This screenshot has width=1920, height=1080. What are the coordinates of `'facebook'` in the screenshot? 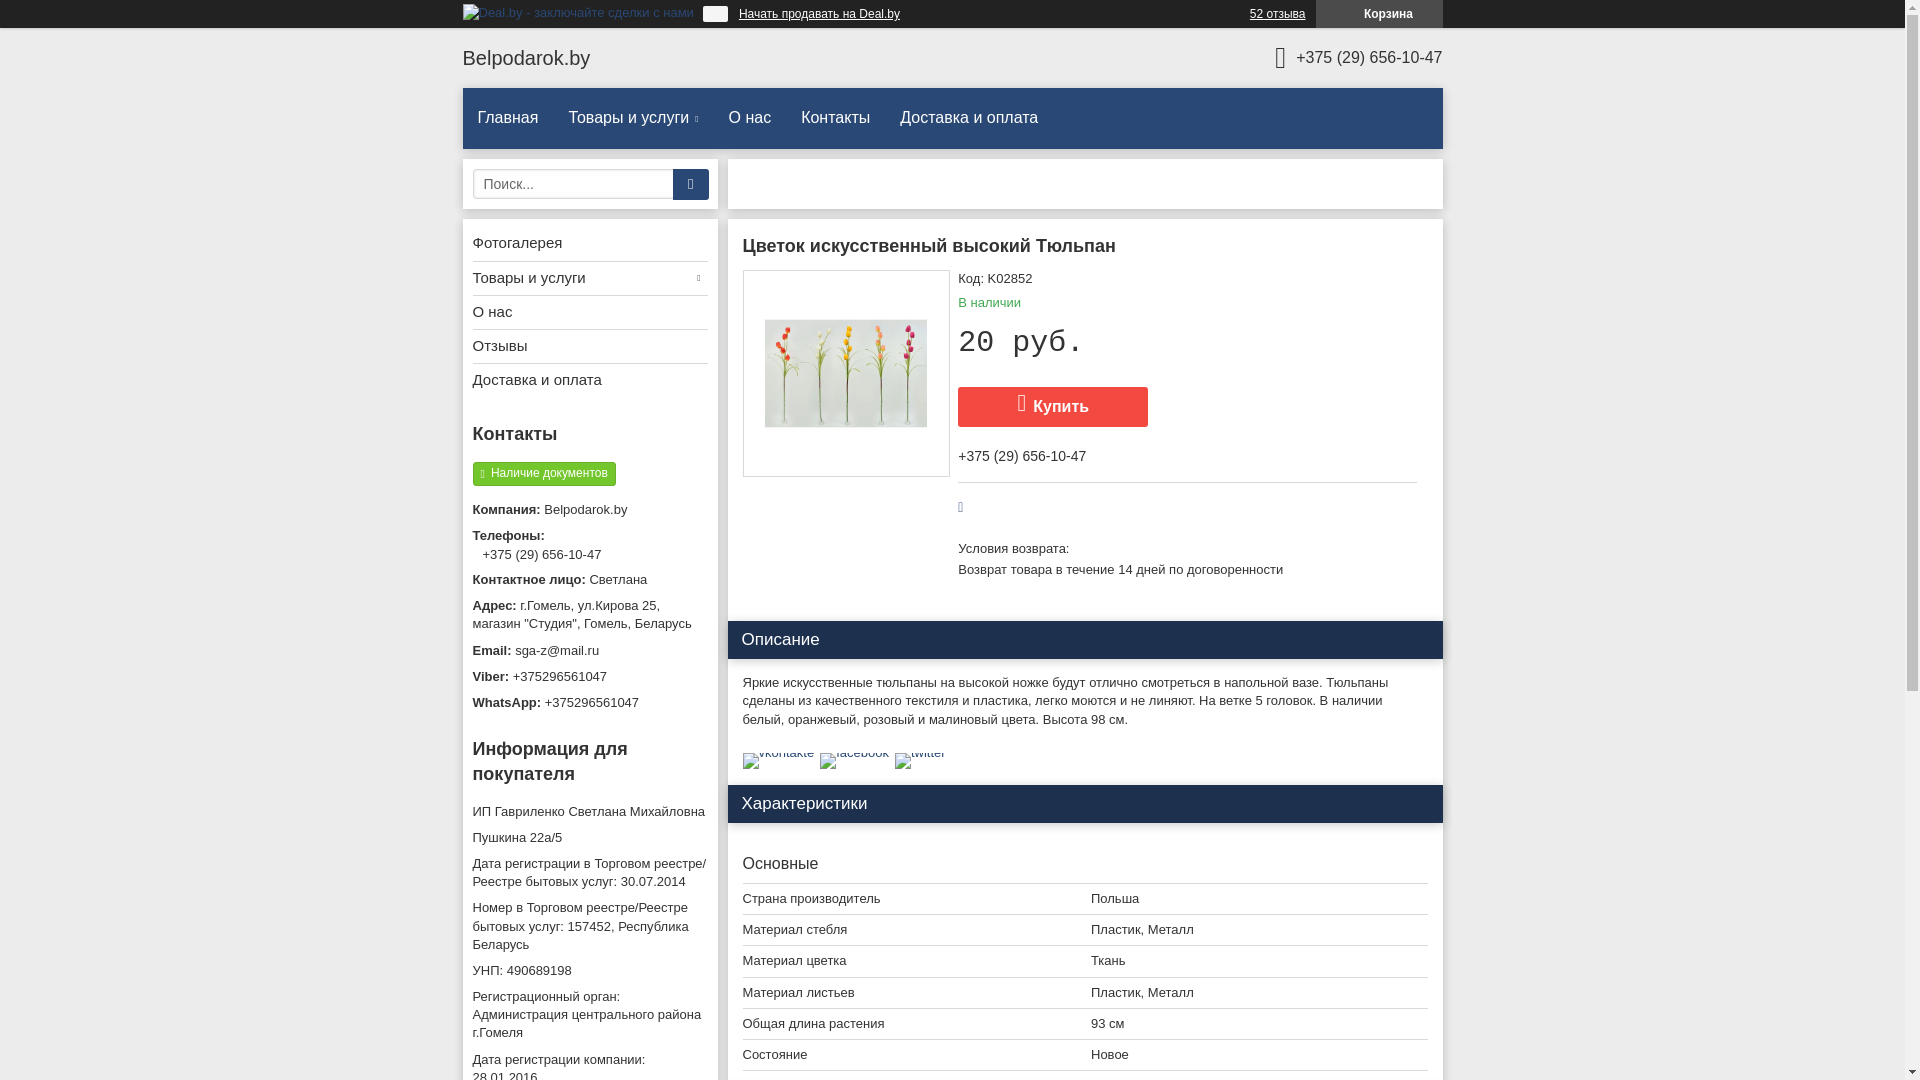 It's located at (854, 752).